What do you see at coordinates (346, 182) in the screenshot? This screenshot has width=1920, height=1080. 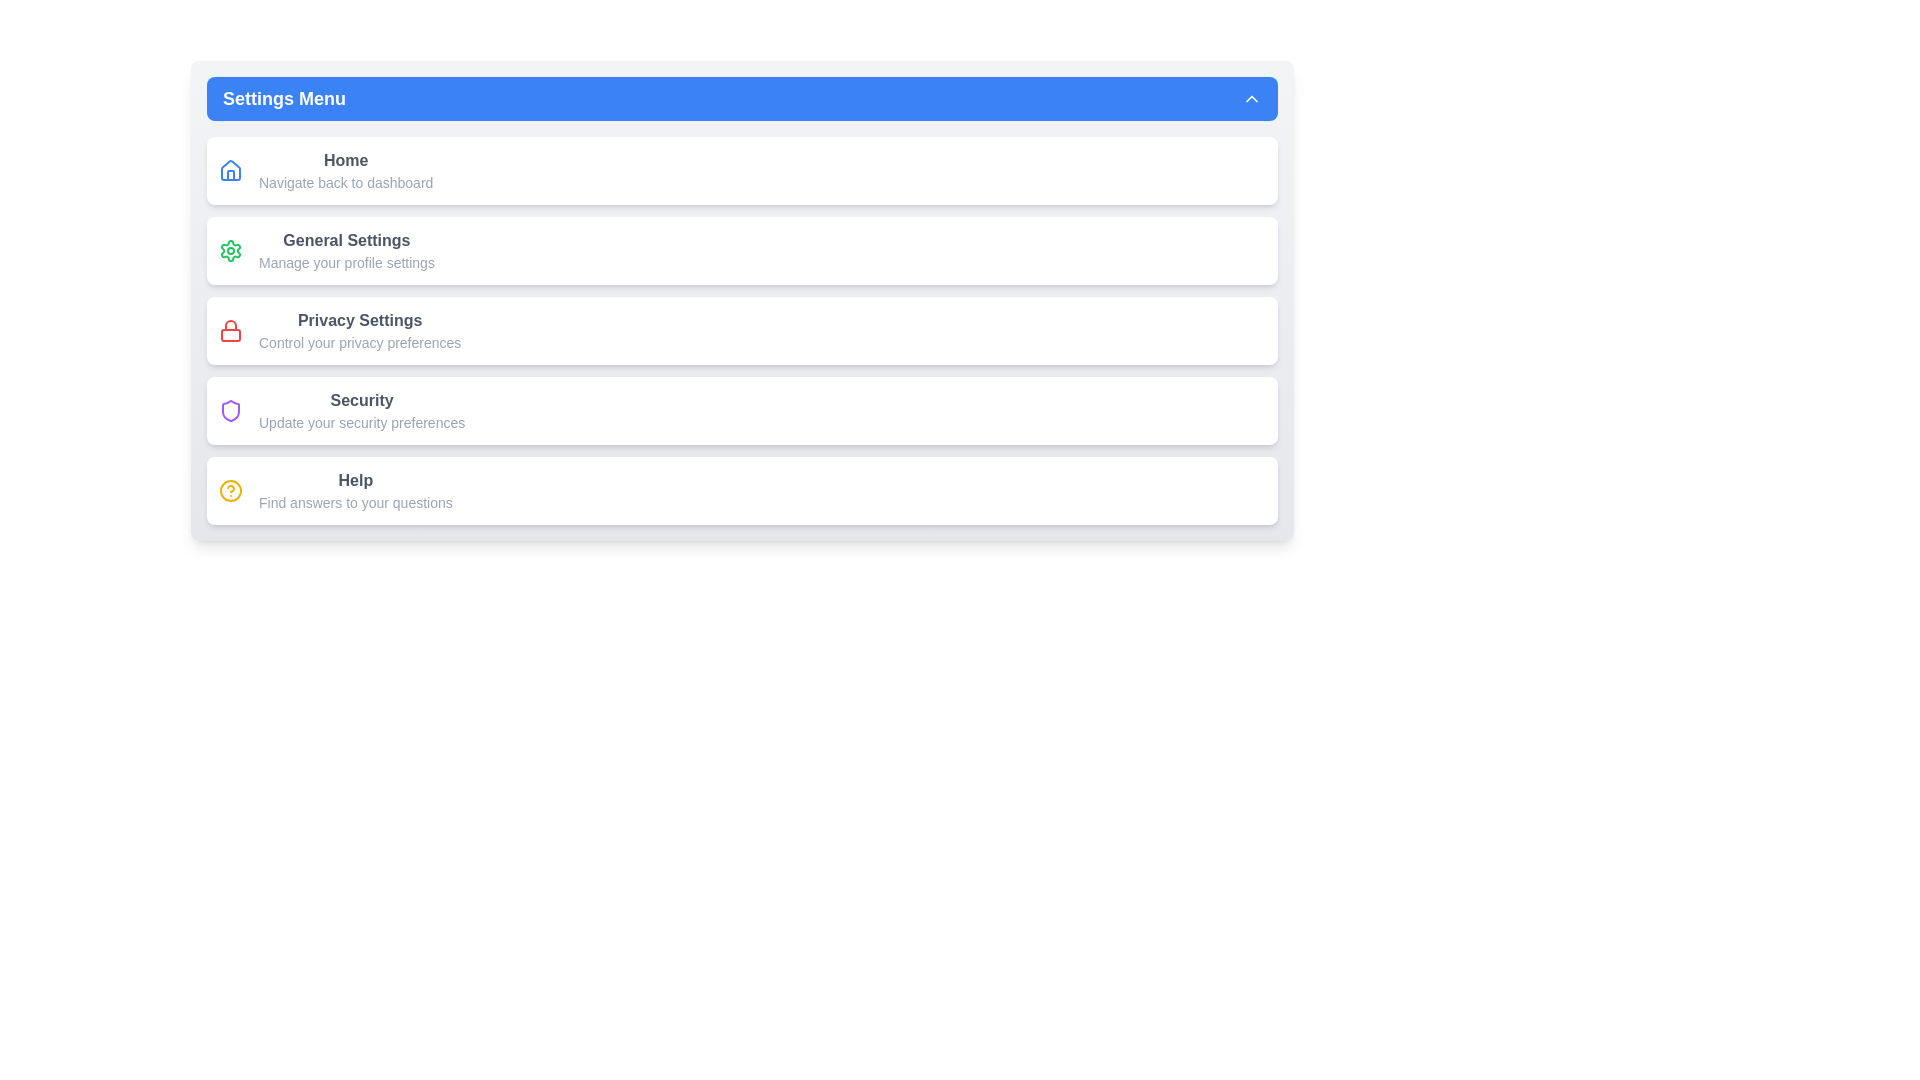 I see `the text label that reads 'Navigate back to dashboard', which is styled in a small gray font and located beneath the bold 'Home' text in the menu` at bounding box center [346, 182].